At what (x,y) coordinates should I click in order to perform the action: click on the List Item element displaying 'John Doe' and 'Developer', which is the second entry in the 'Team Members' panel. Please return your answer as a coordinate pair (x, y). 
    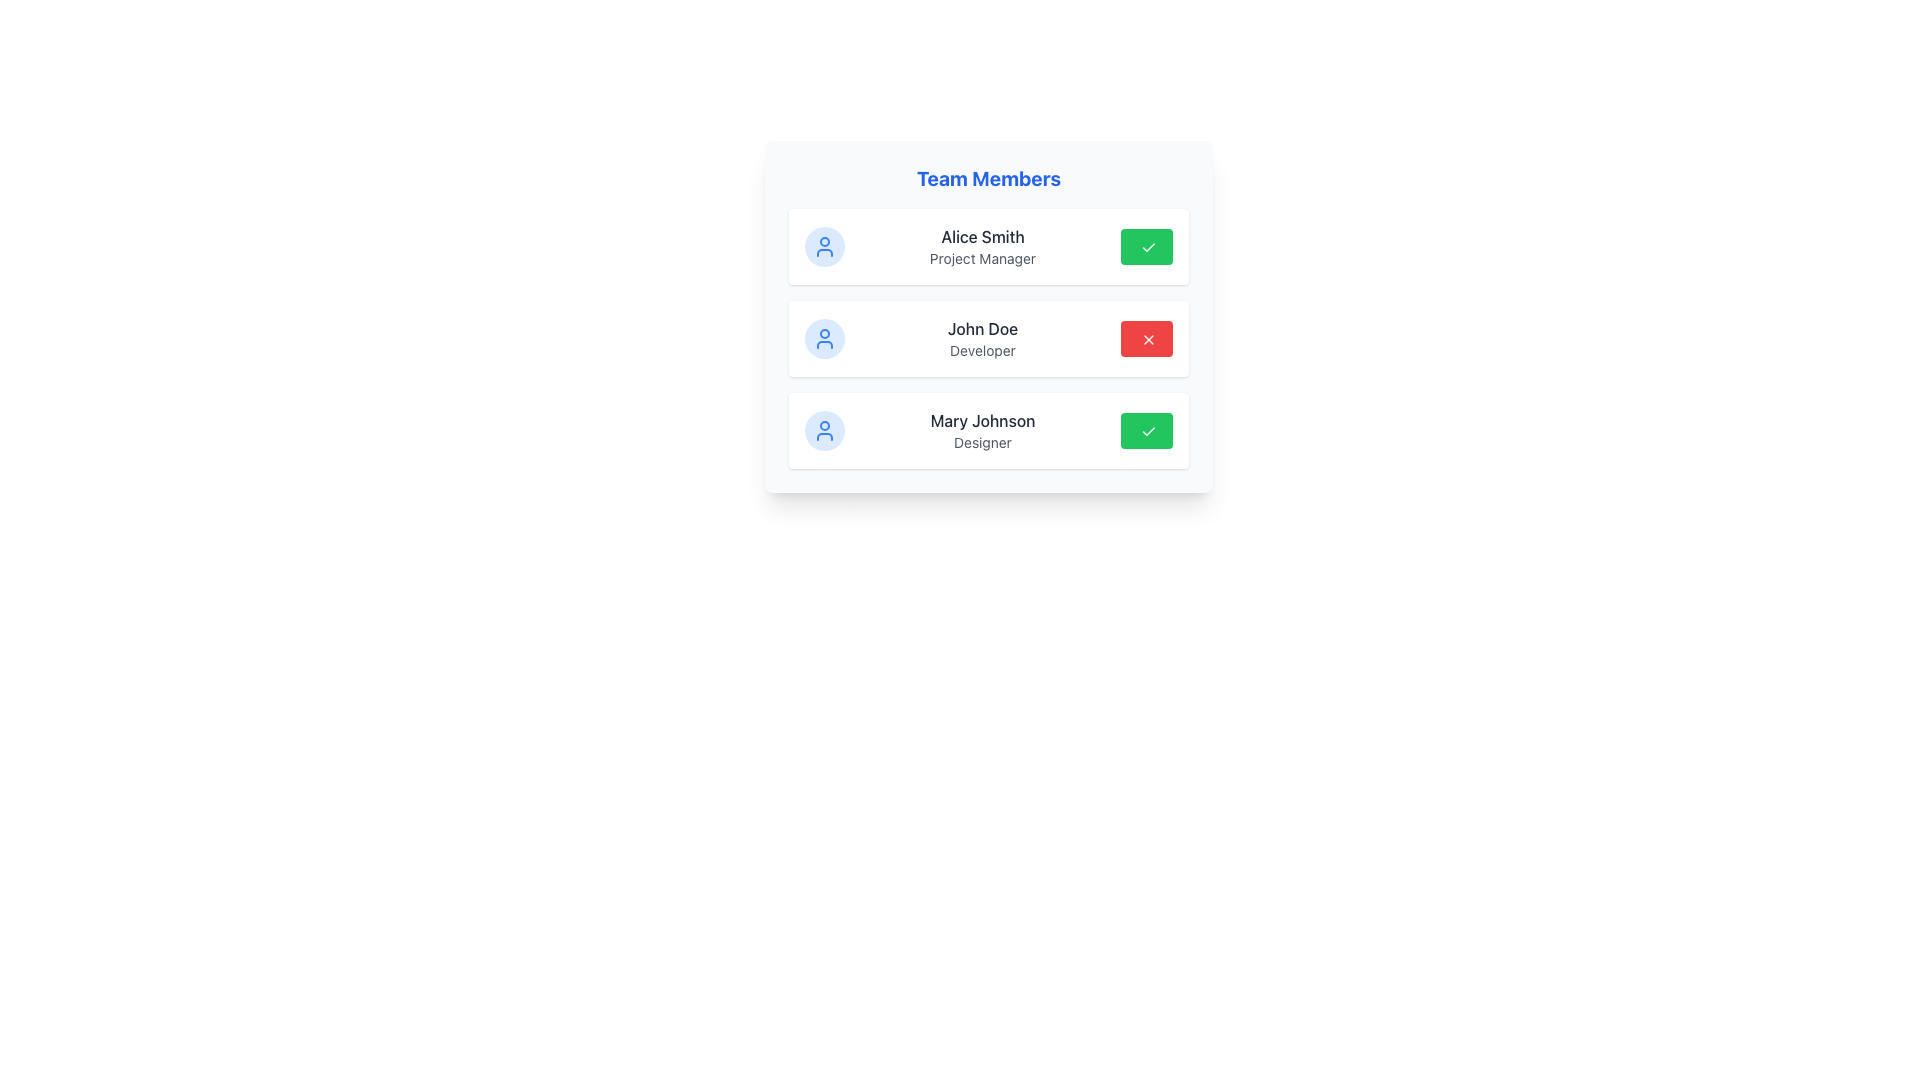
    Looking at the image, I should click on (988, 338).